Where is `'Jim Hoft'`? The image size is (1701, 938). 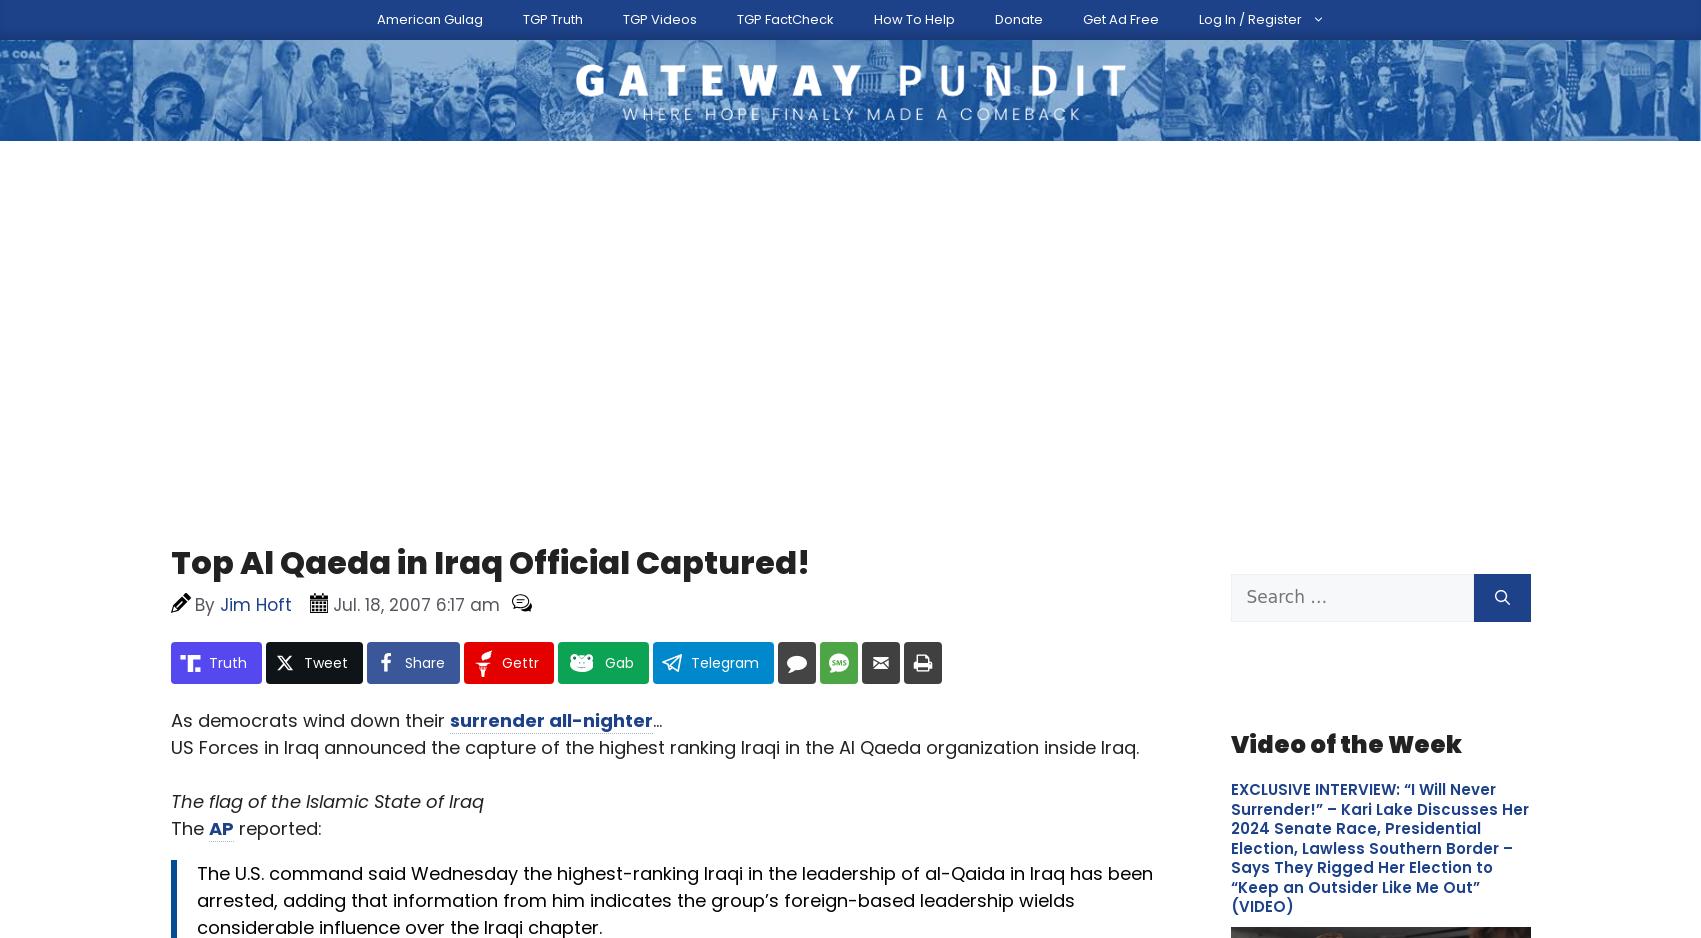 'Jim Hoft' is located at coordinates (309, 522).